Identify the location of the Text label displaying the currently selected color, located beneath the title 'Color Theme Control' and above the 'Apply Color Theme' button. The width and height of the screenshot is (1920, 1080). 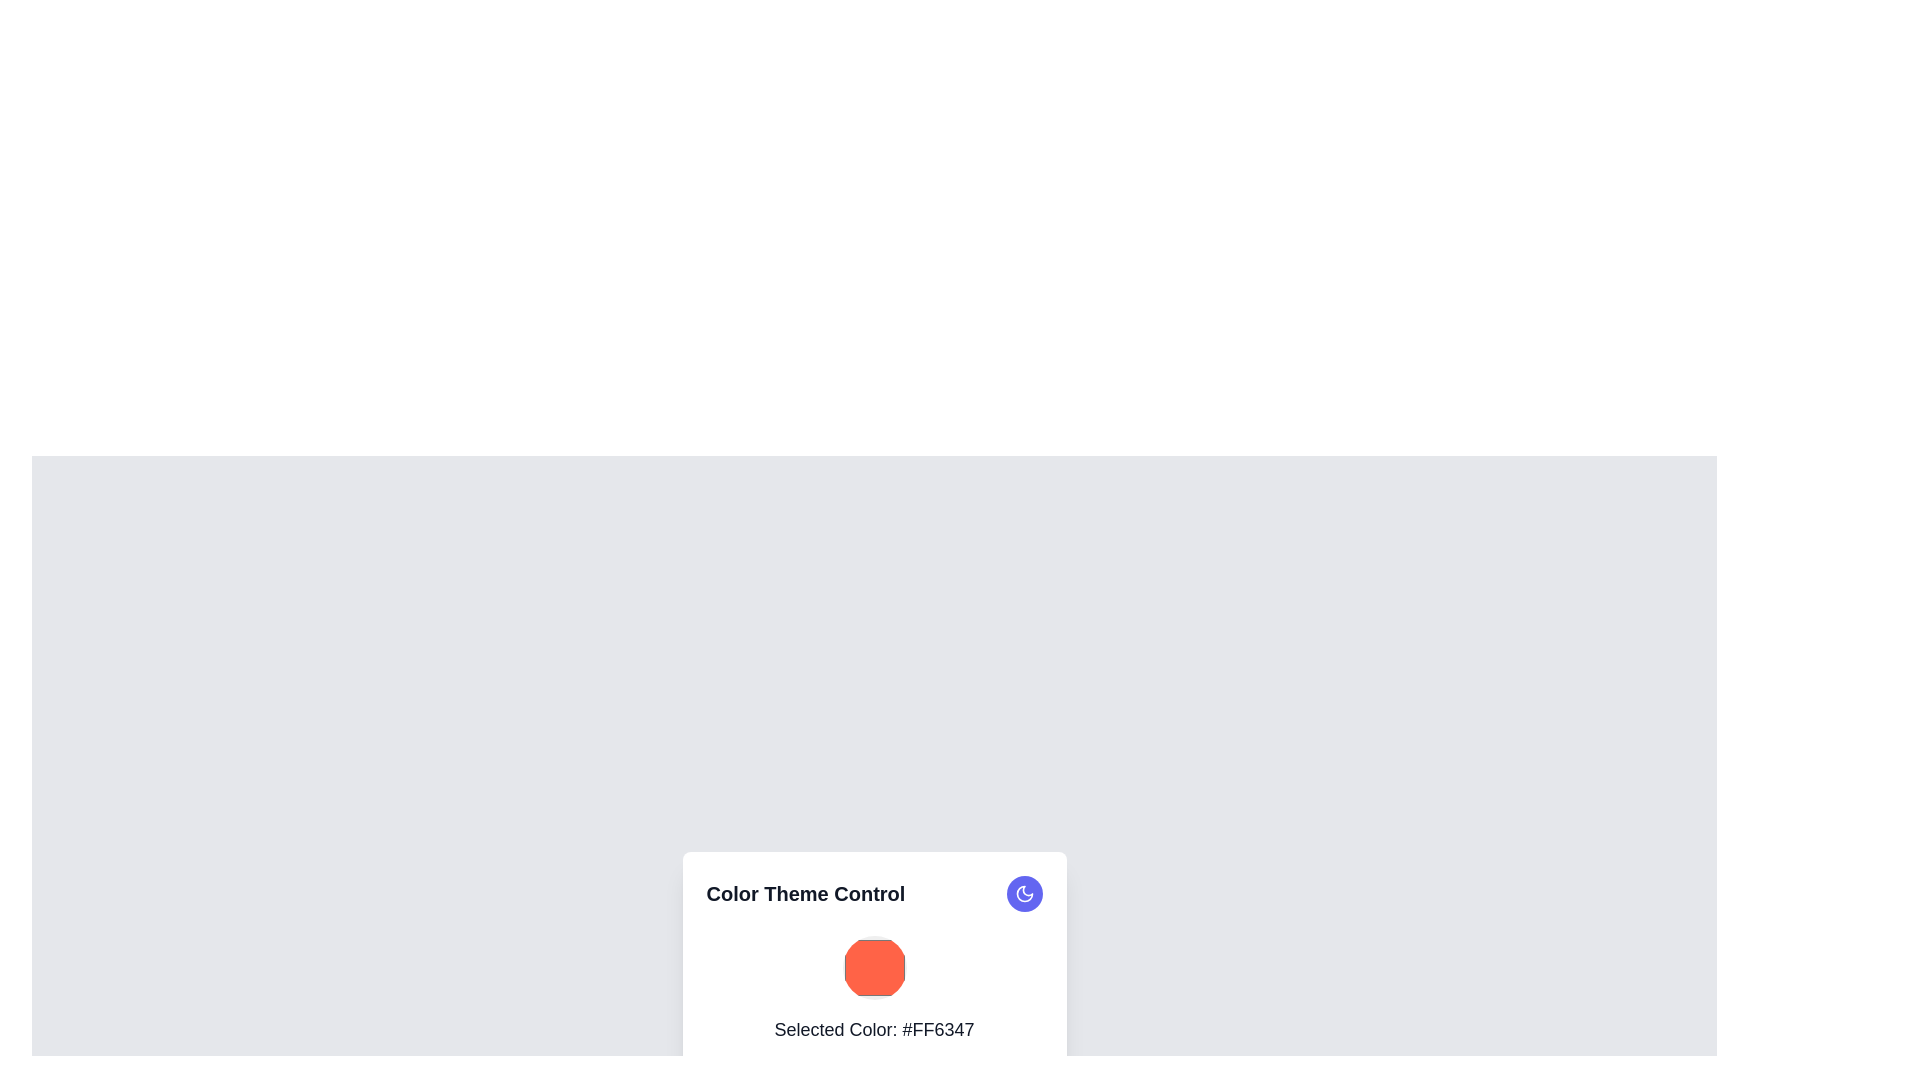
(874, 990).